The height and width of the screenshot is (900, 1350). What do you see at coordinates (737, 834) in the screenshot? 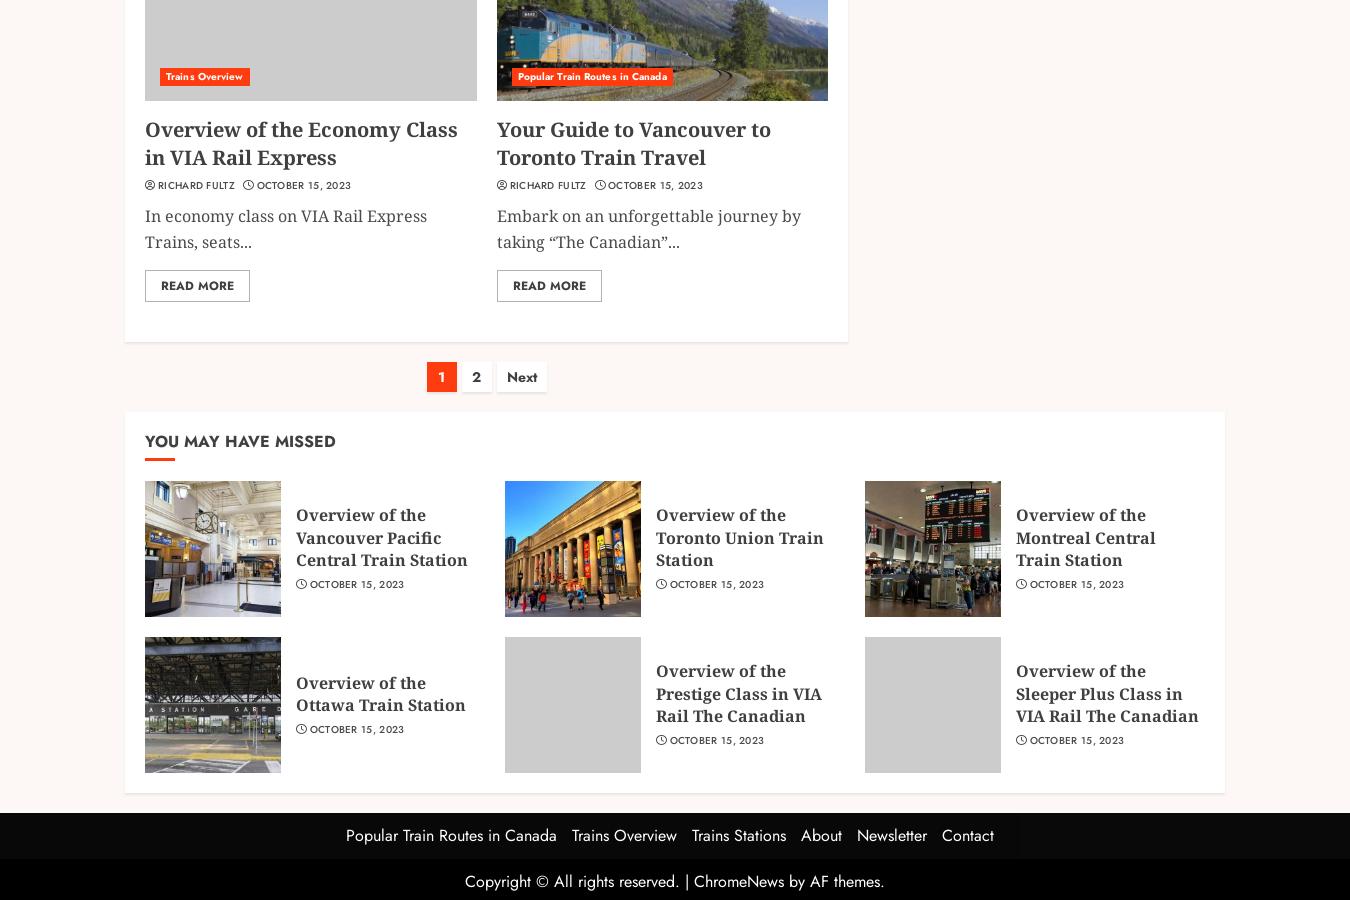
I see `'Trains Stations'` at bounding box center [737, 834].